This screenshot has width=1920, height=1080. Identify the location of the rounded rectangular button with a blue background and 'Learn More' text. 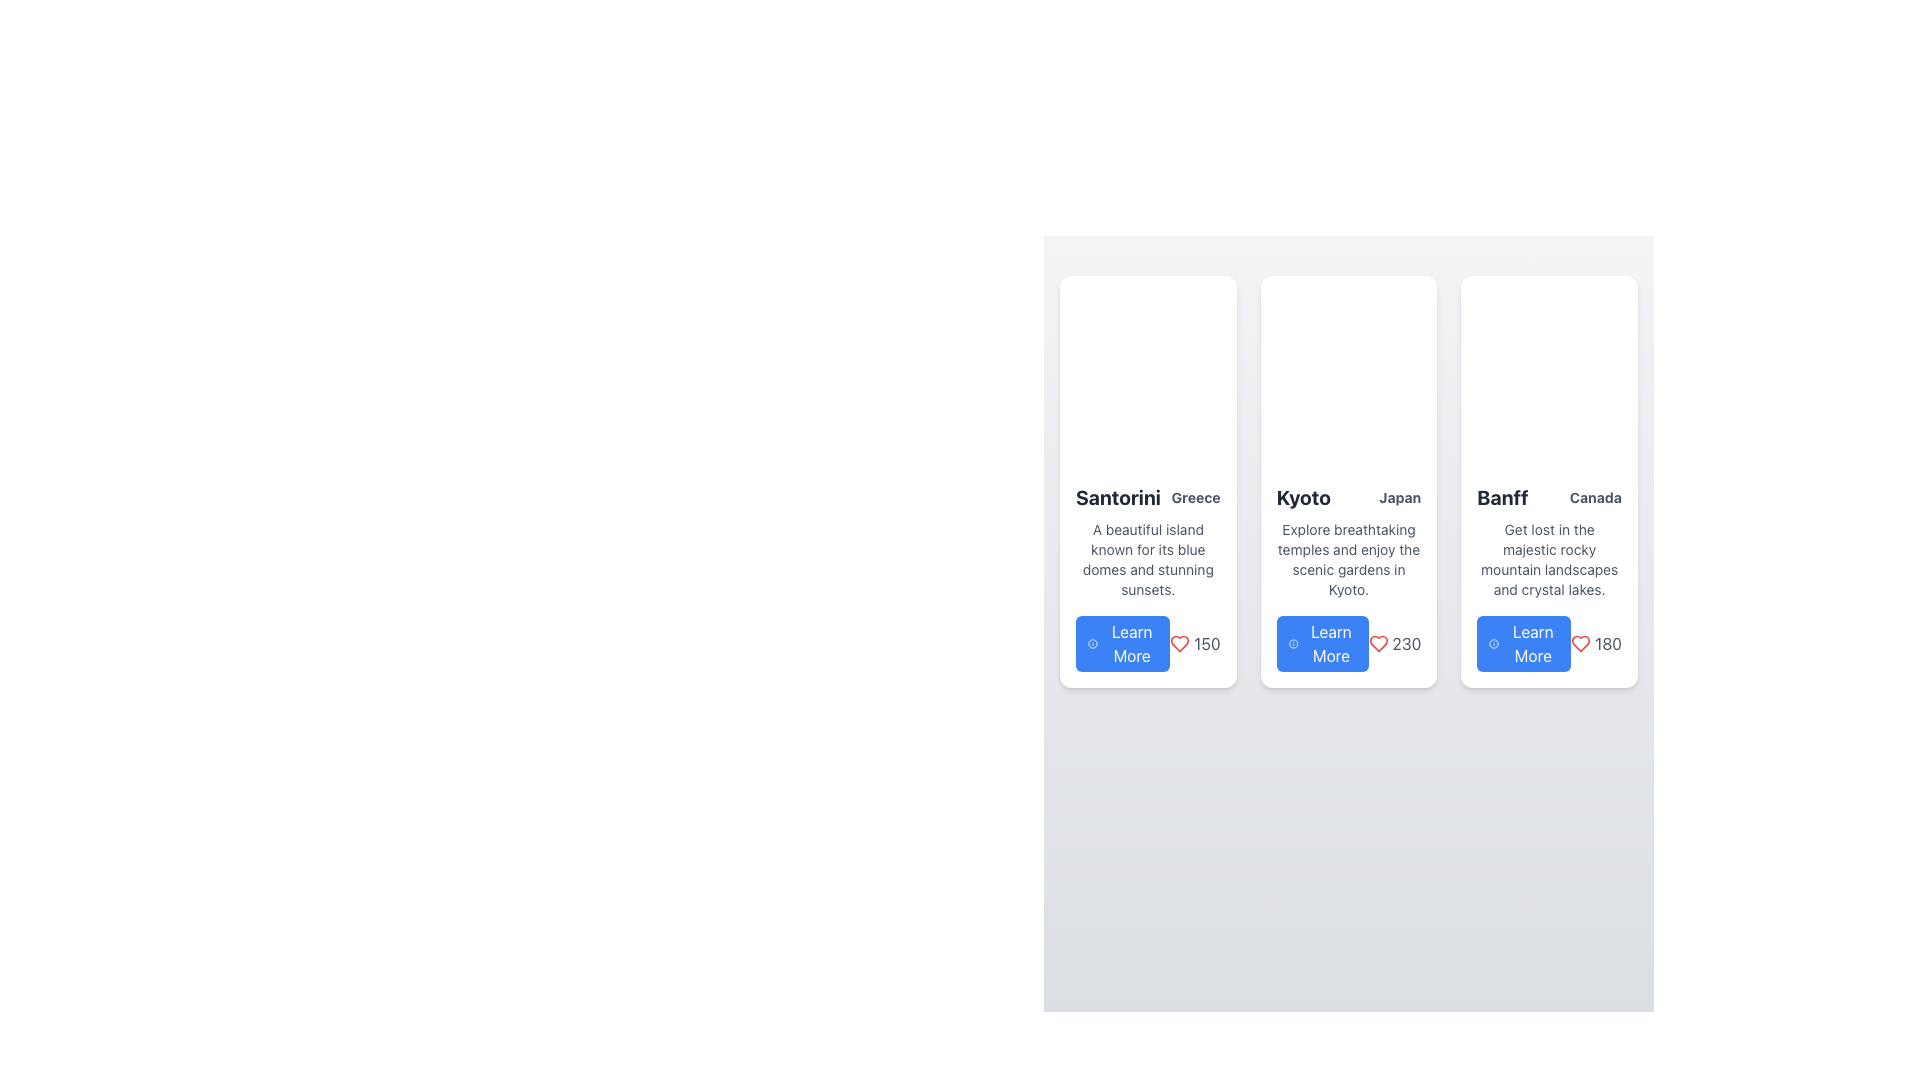
(1322, 644).